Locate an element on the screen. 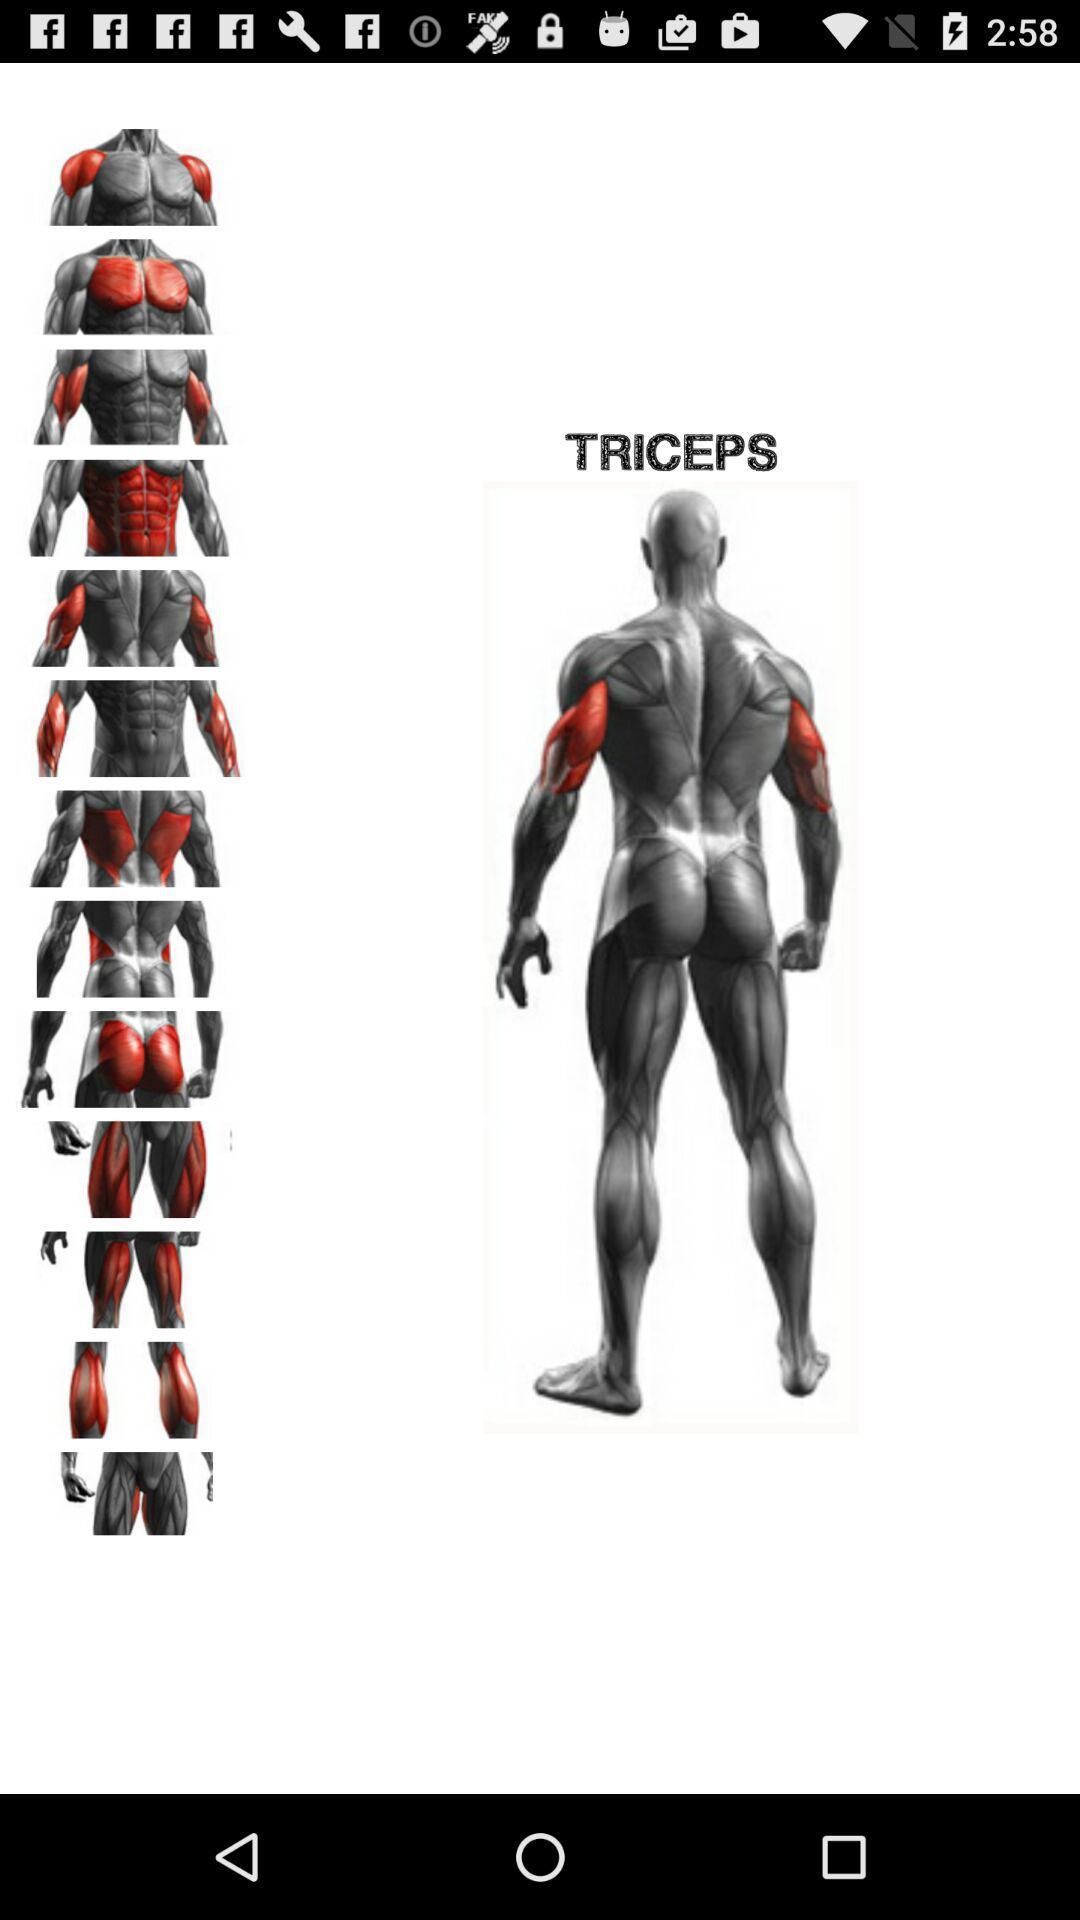  muscle option is located at coordinates (131, 610).